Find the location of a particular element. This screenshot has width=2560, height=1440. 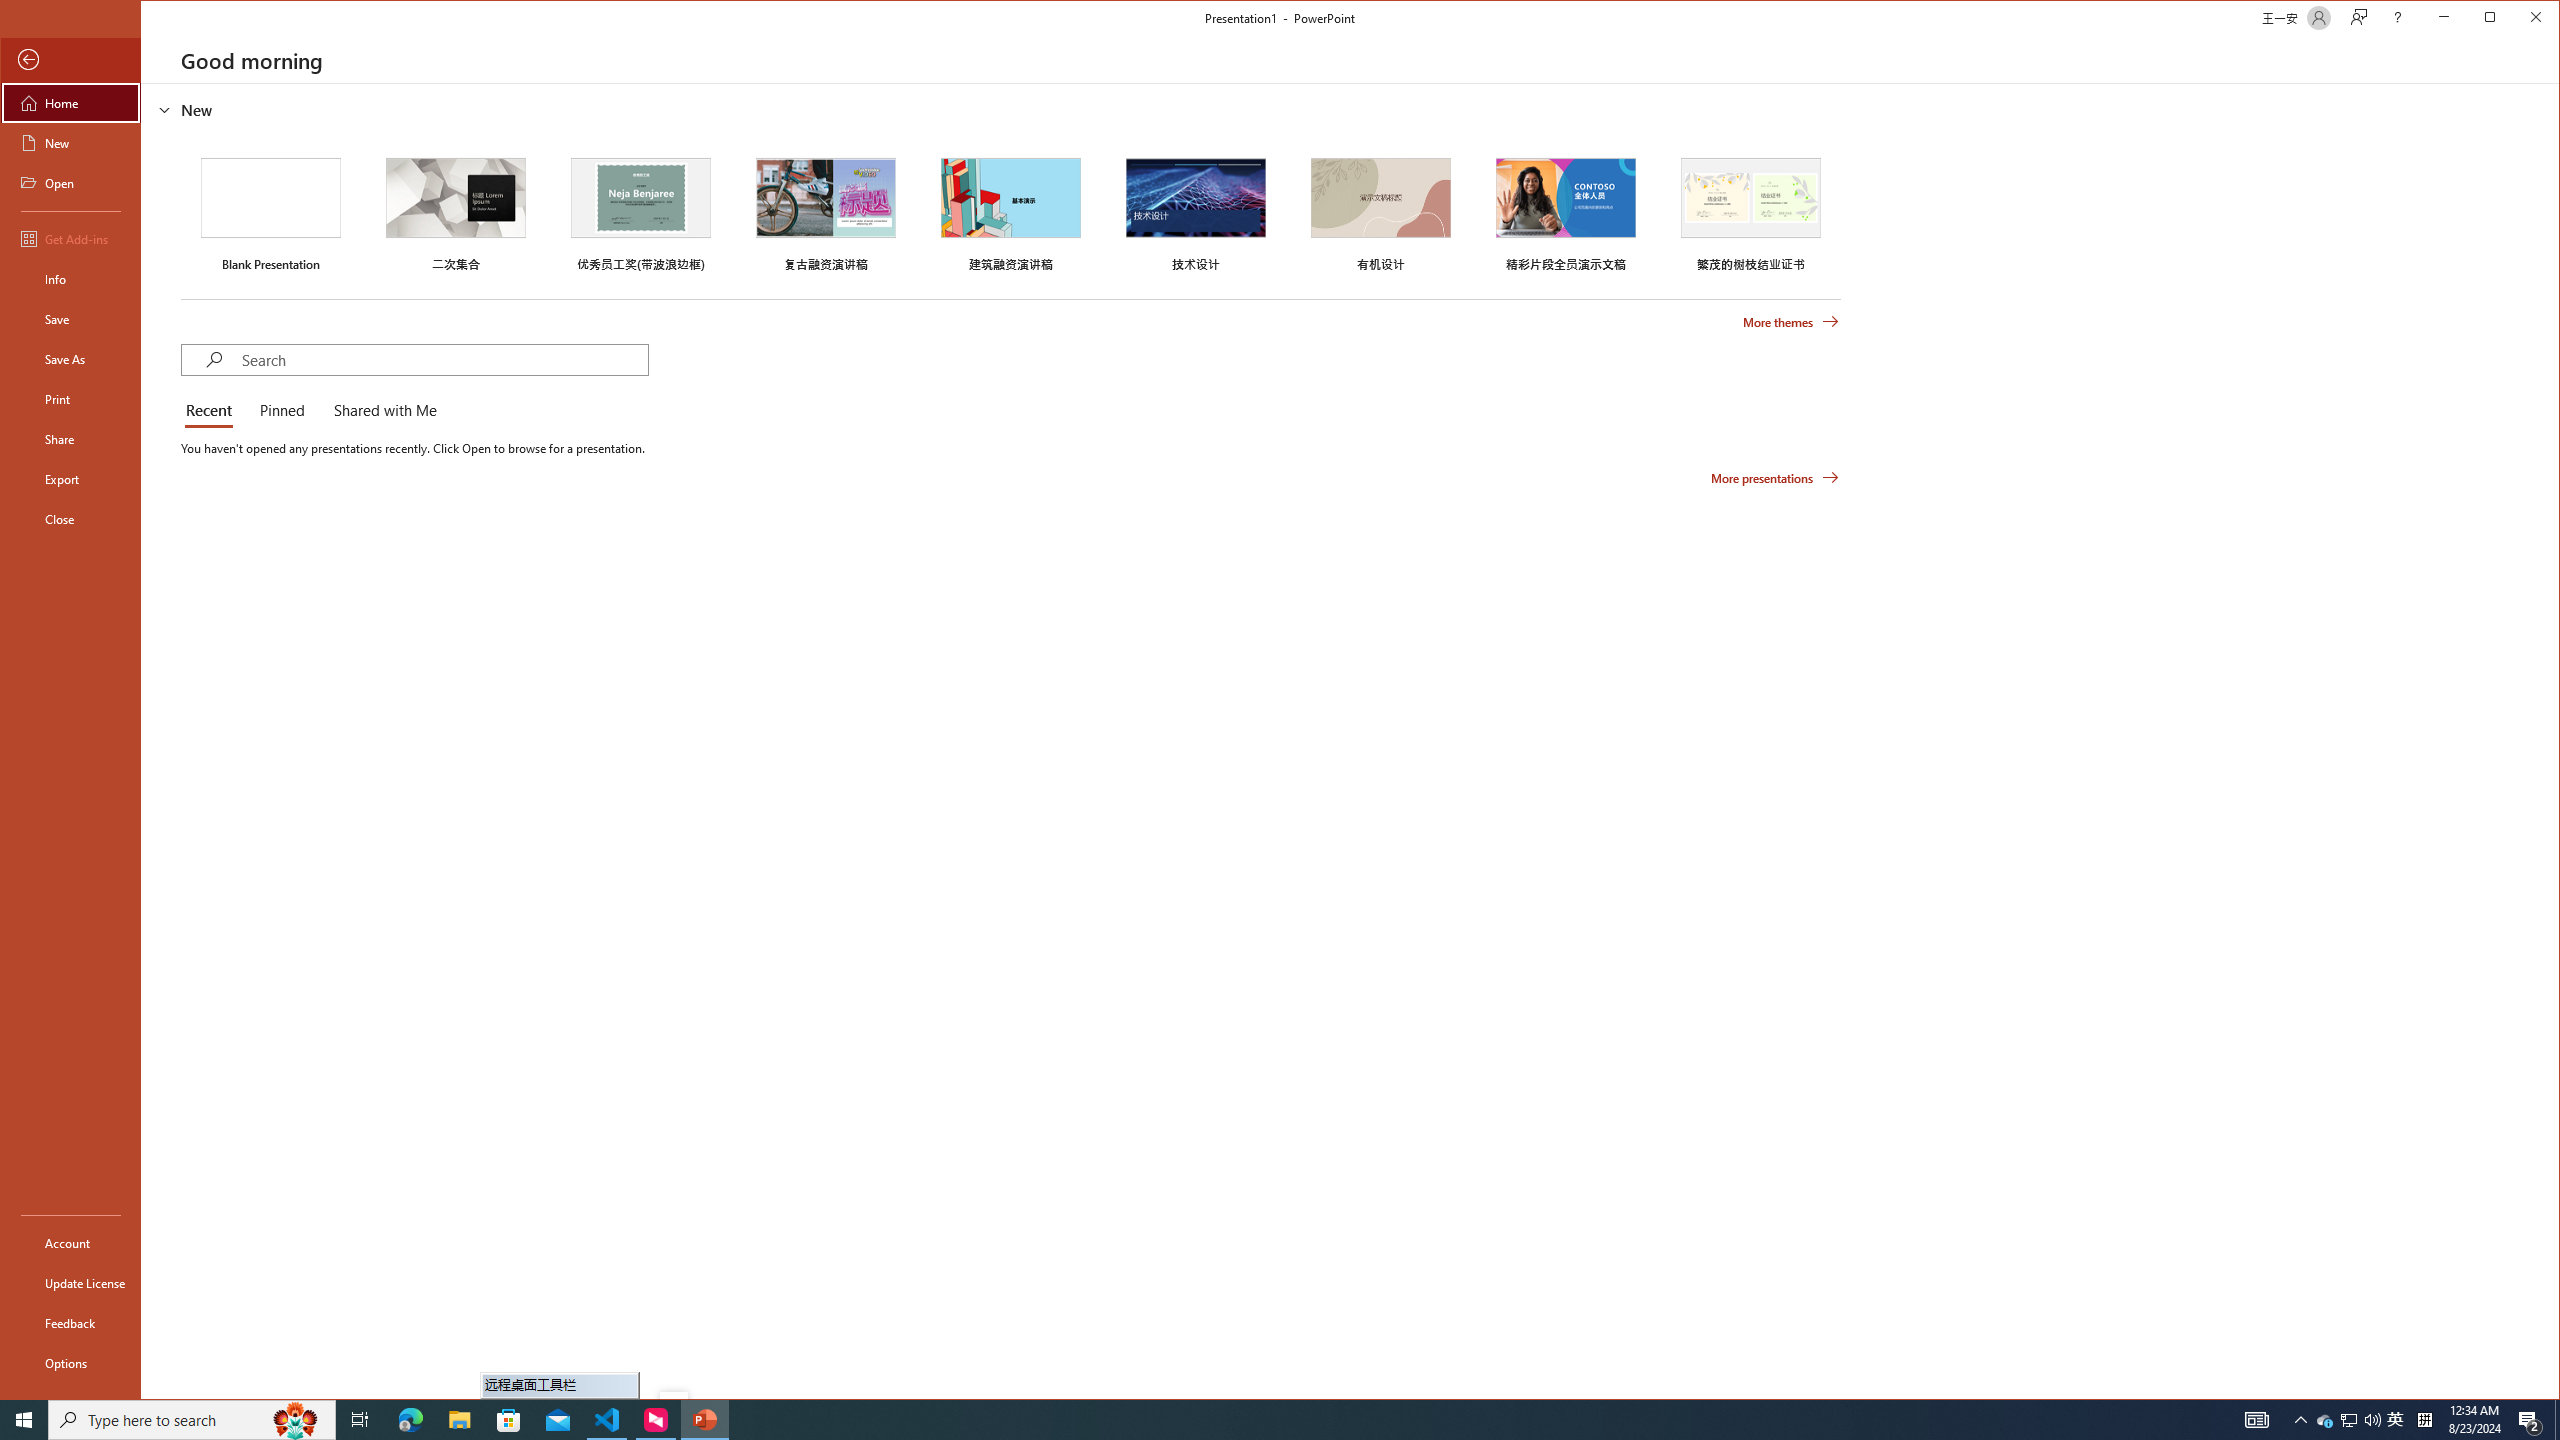

'Info' is located at coordinates (69, 279).